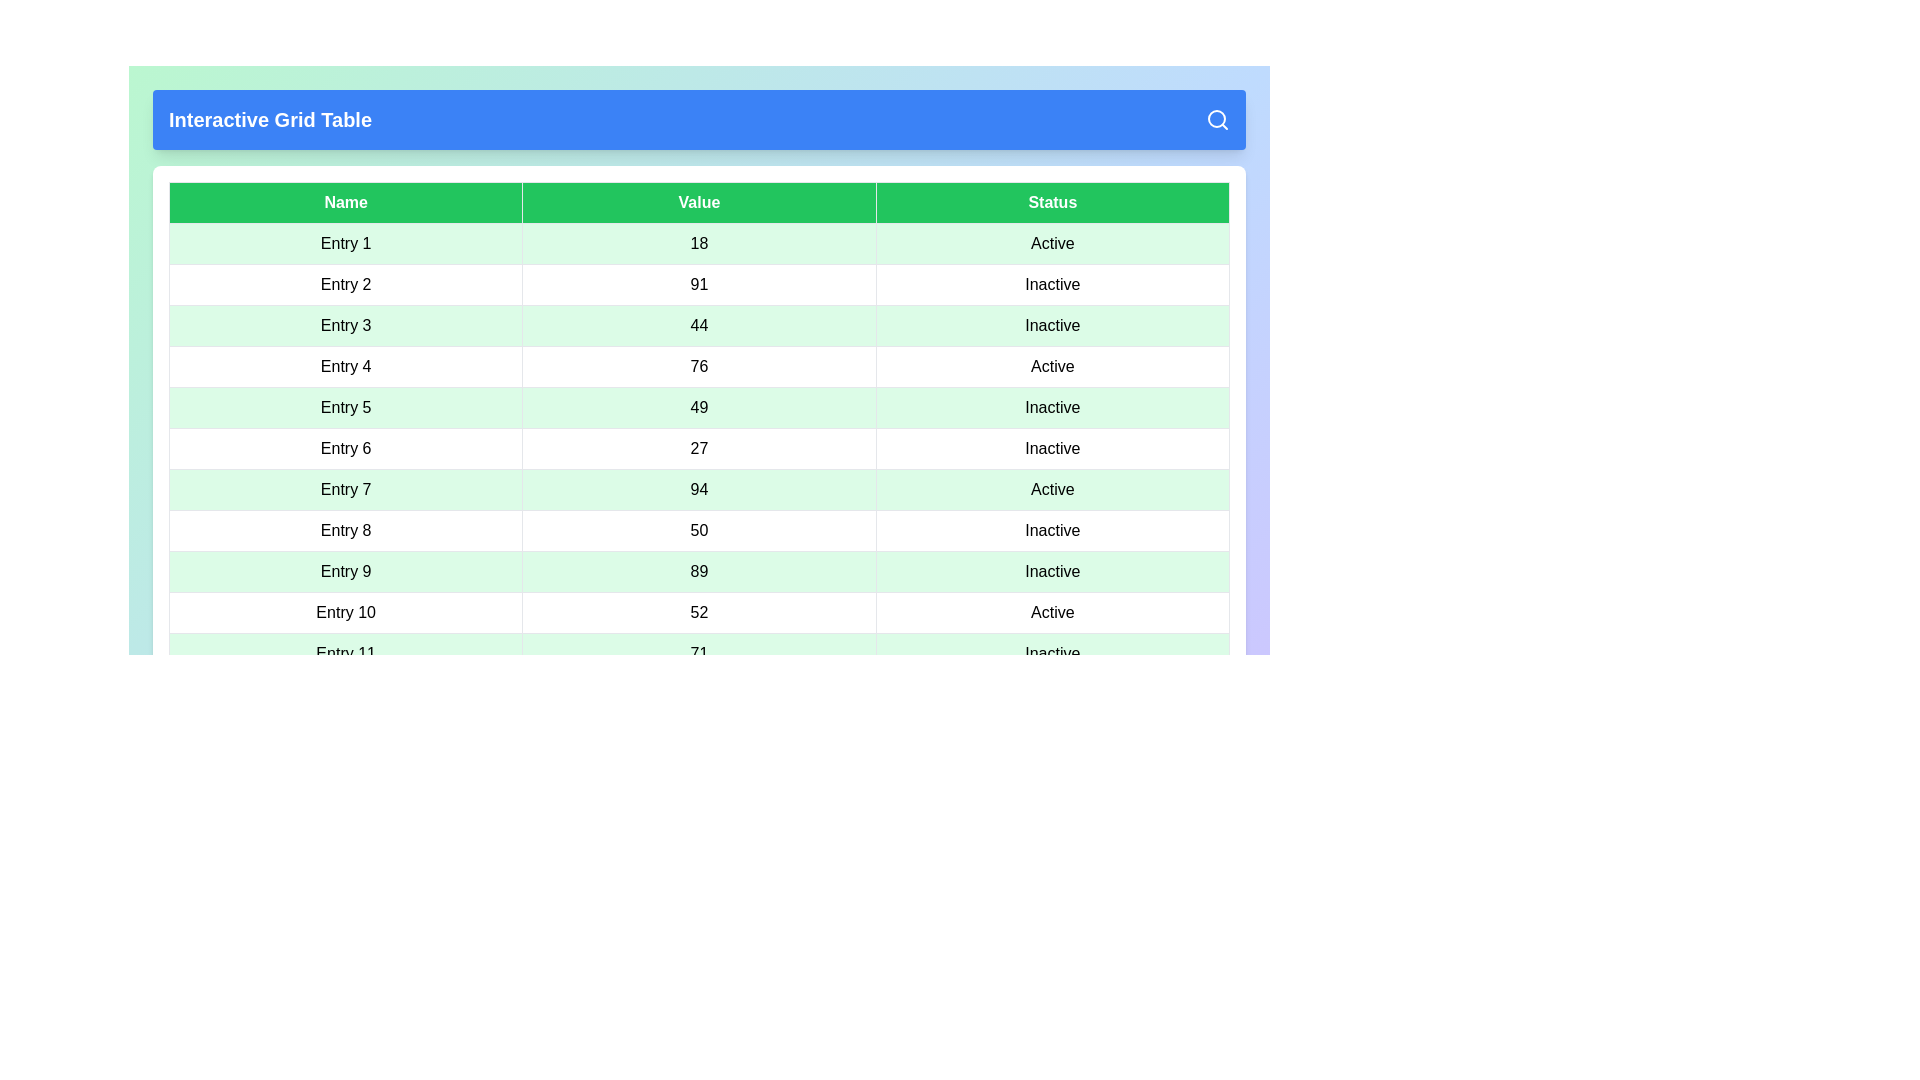  What do you see at coordinates (1217, 119) in the screenshot?
I see `the search icon located in the header of the InteractiveGridComponent` at bounding box center [1217, 119].